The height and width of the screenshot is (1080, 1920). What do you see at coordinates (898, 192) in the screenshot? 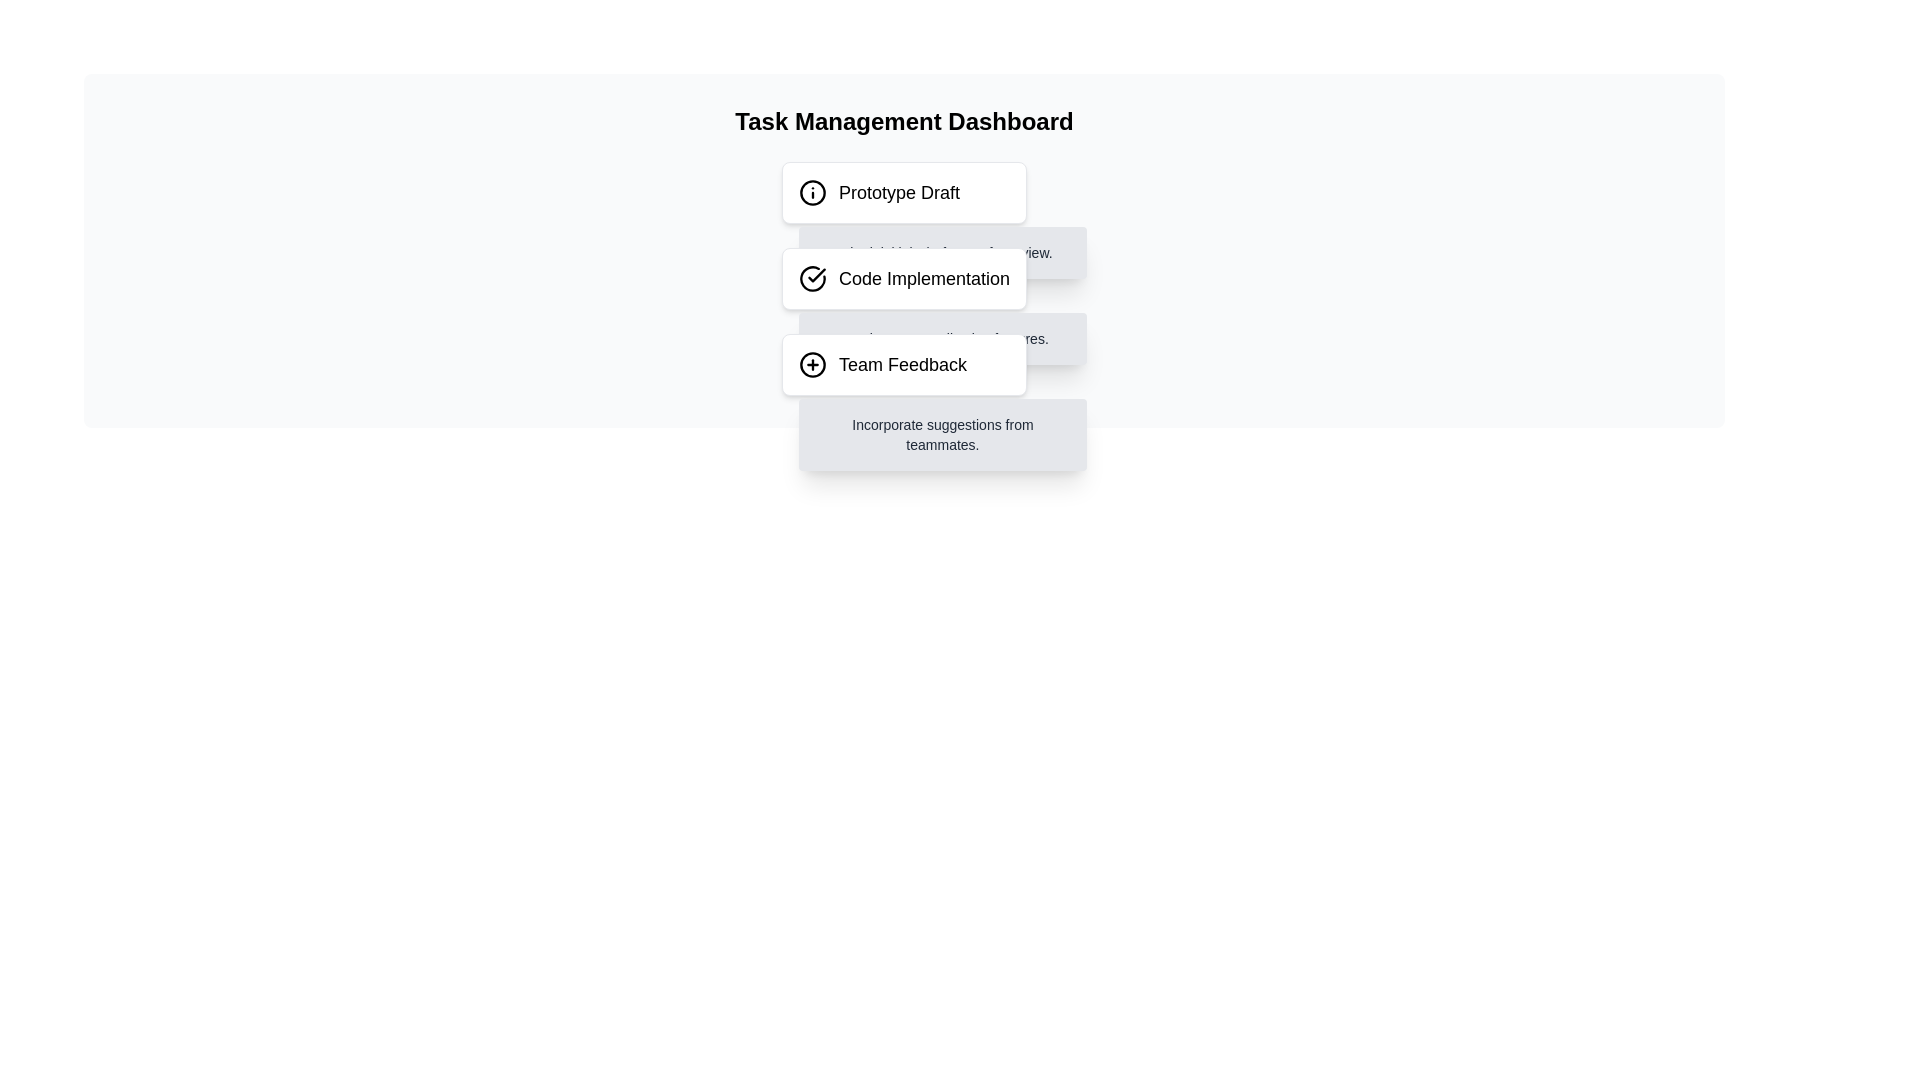
I see `the text label that reads 'Prototype Draft', which is part of a horizontal group next to an information icon within the first task item of a vertical task list` at bounding box center [898, 192].